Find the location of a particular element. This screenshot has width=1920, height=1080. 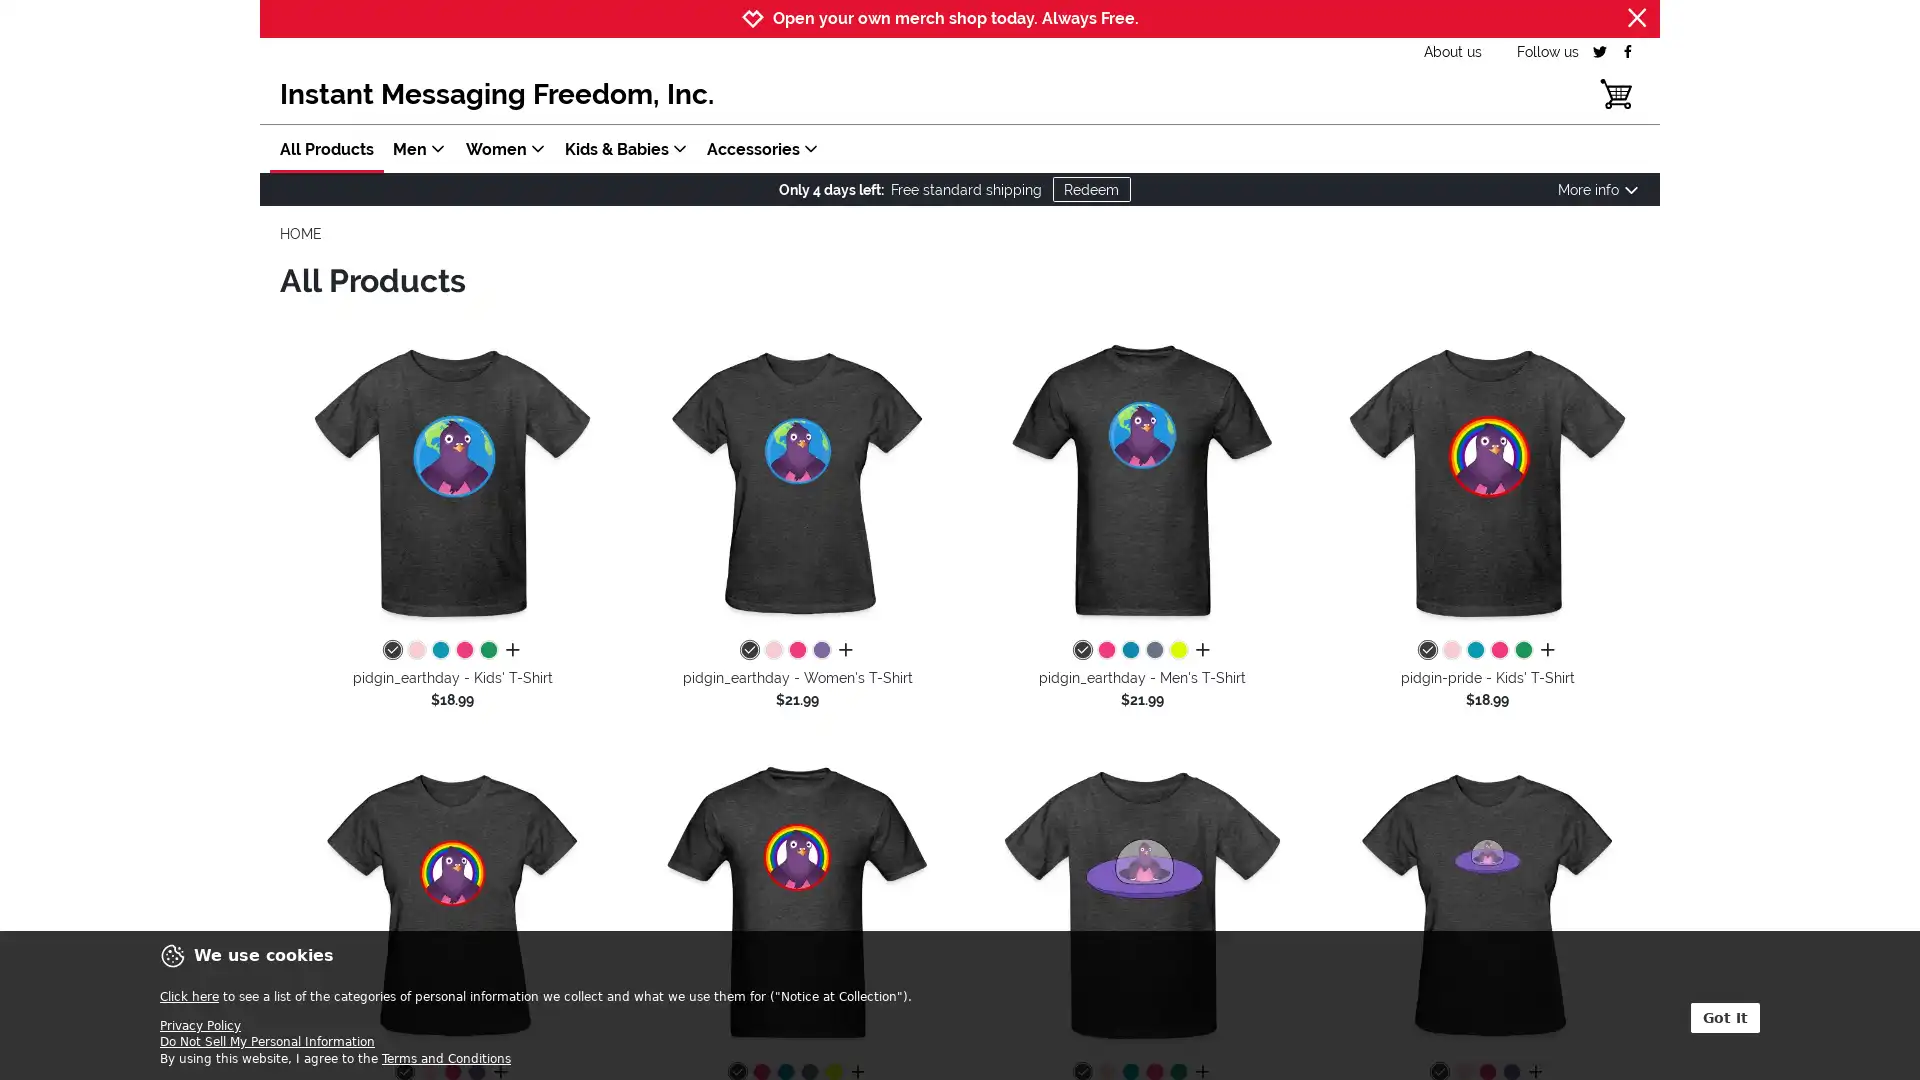

More info is located at coordinates (1597, 189).